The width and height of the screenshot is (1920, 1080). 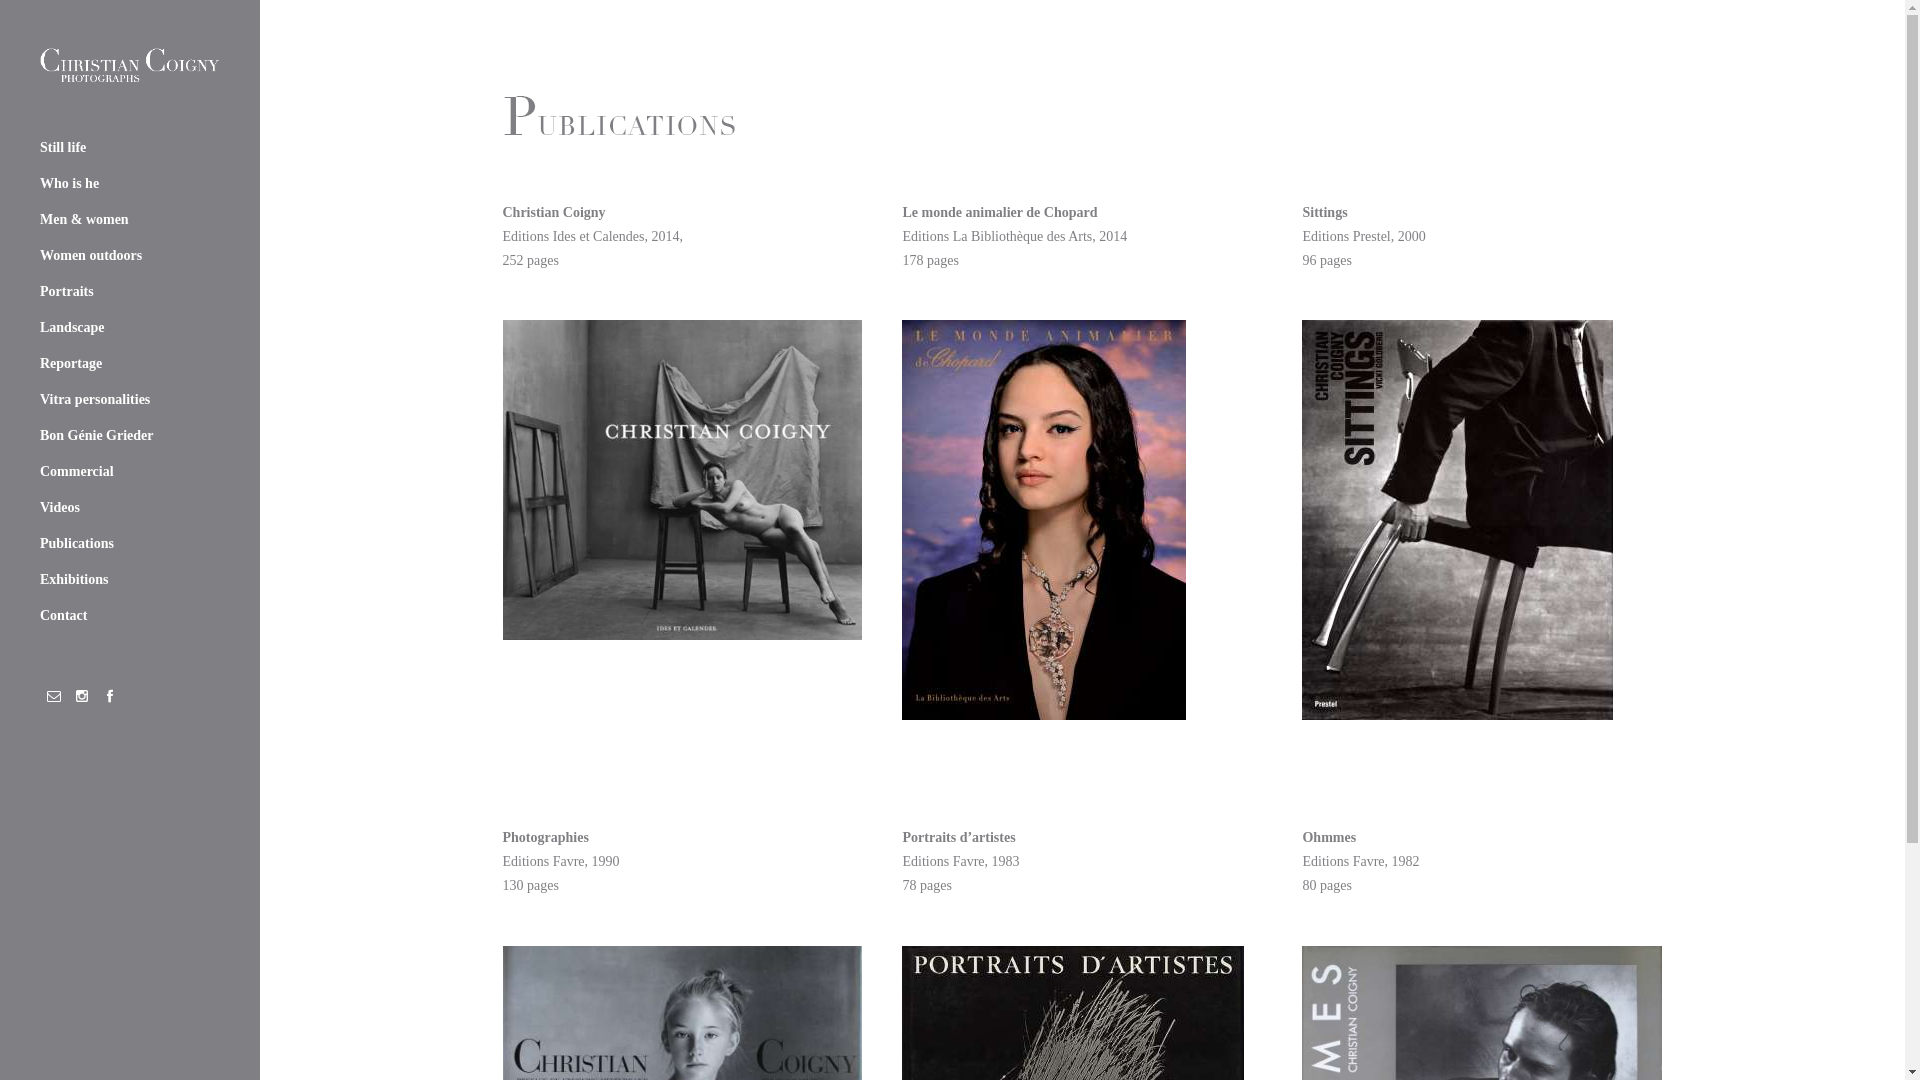 I want to click on 'social_email', so click(x=53, y=694).